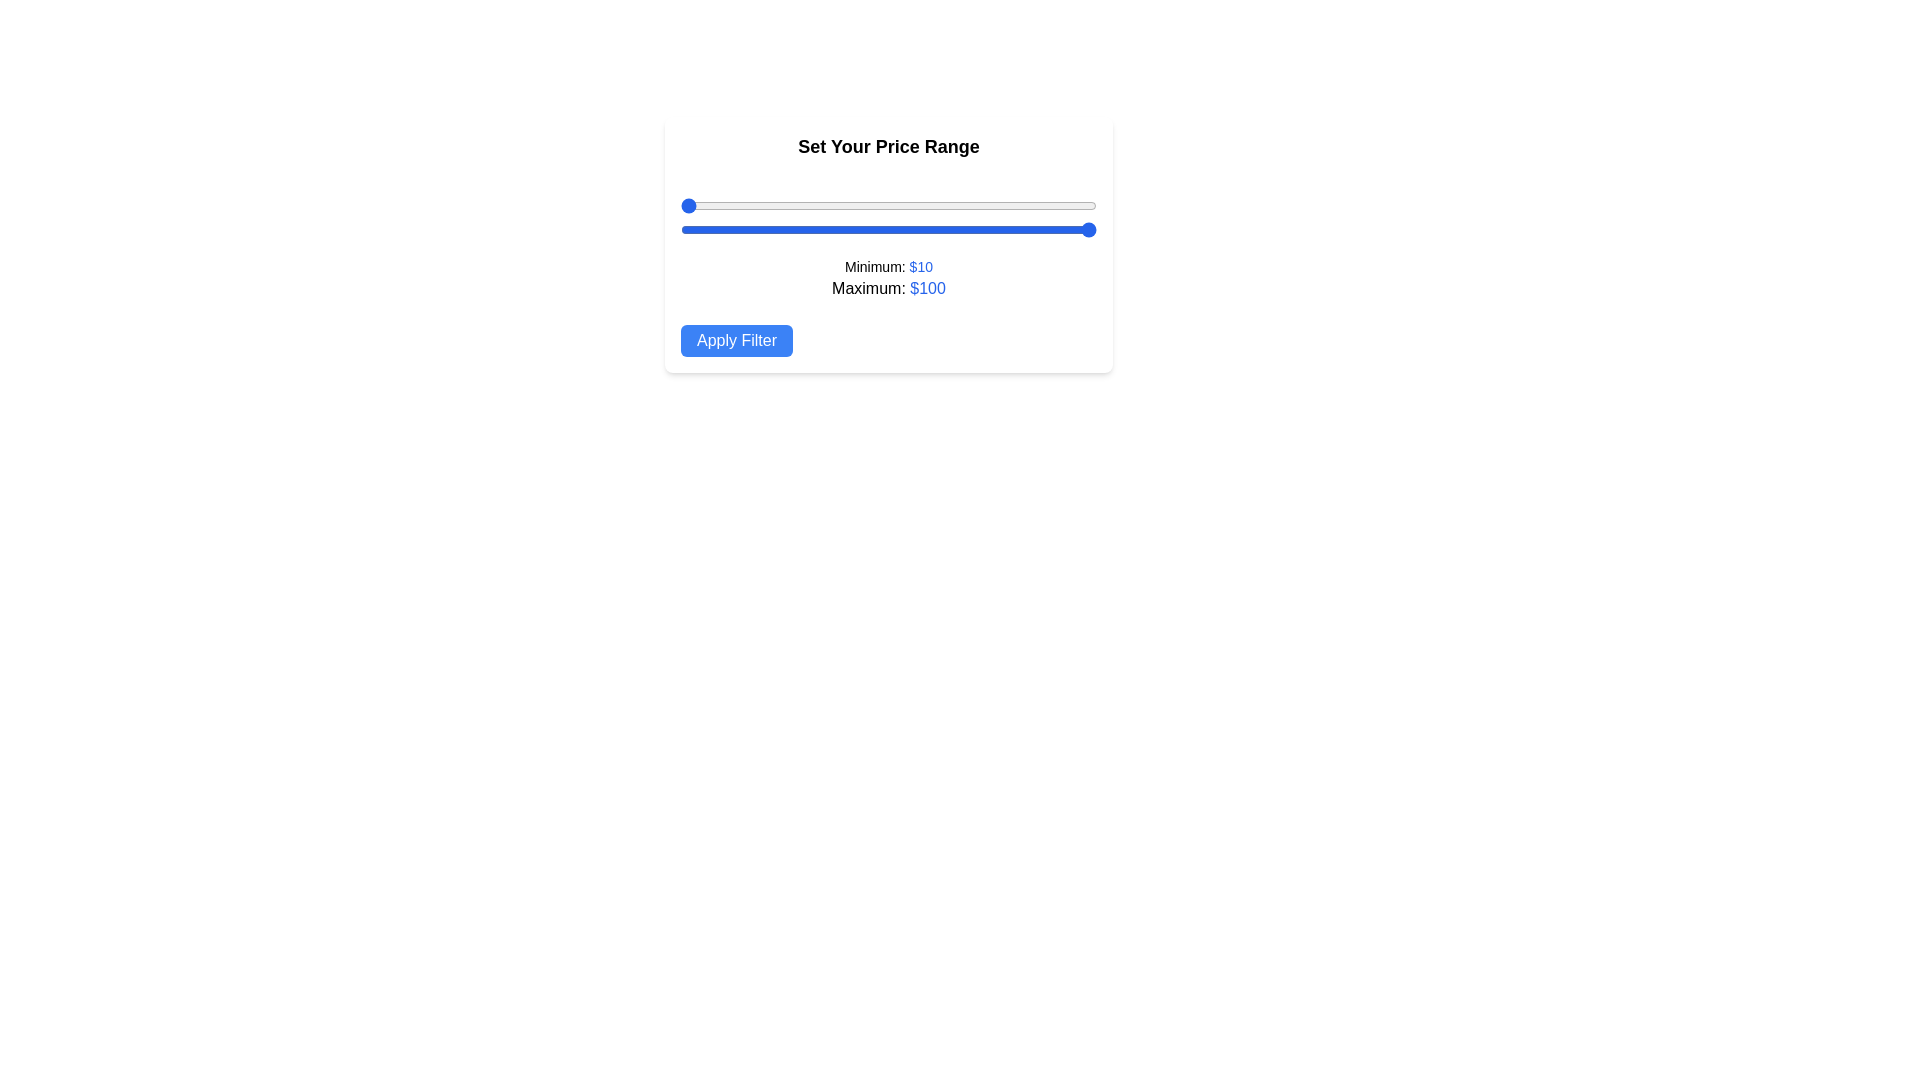 This screenshot has height=1080, width=1920. I want to click on the heading text 'Set Your Price Range' which is styled in bold and located at the top of the price range selection card, so click(887, 145).